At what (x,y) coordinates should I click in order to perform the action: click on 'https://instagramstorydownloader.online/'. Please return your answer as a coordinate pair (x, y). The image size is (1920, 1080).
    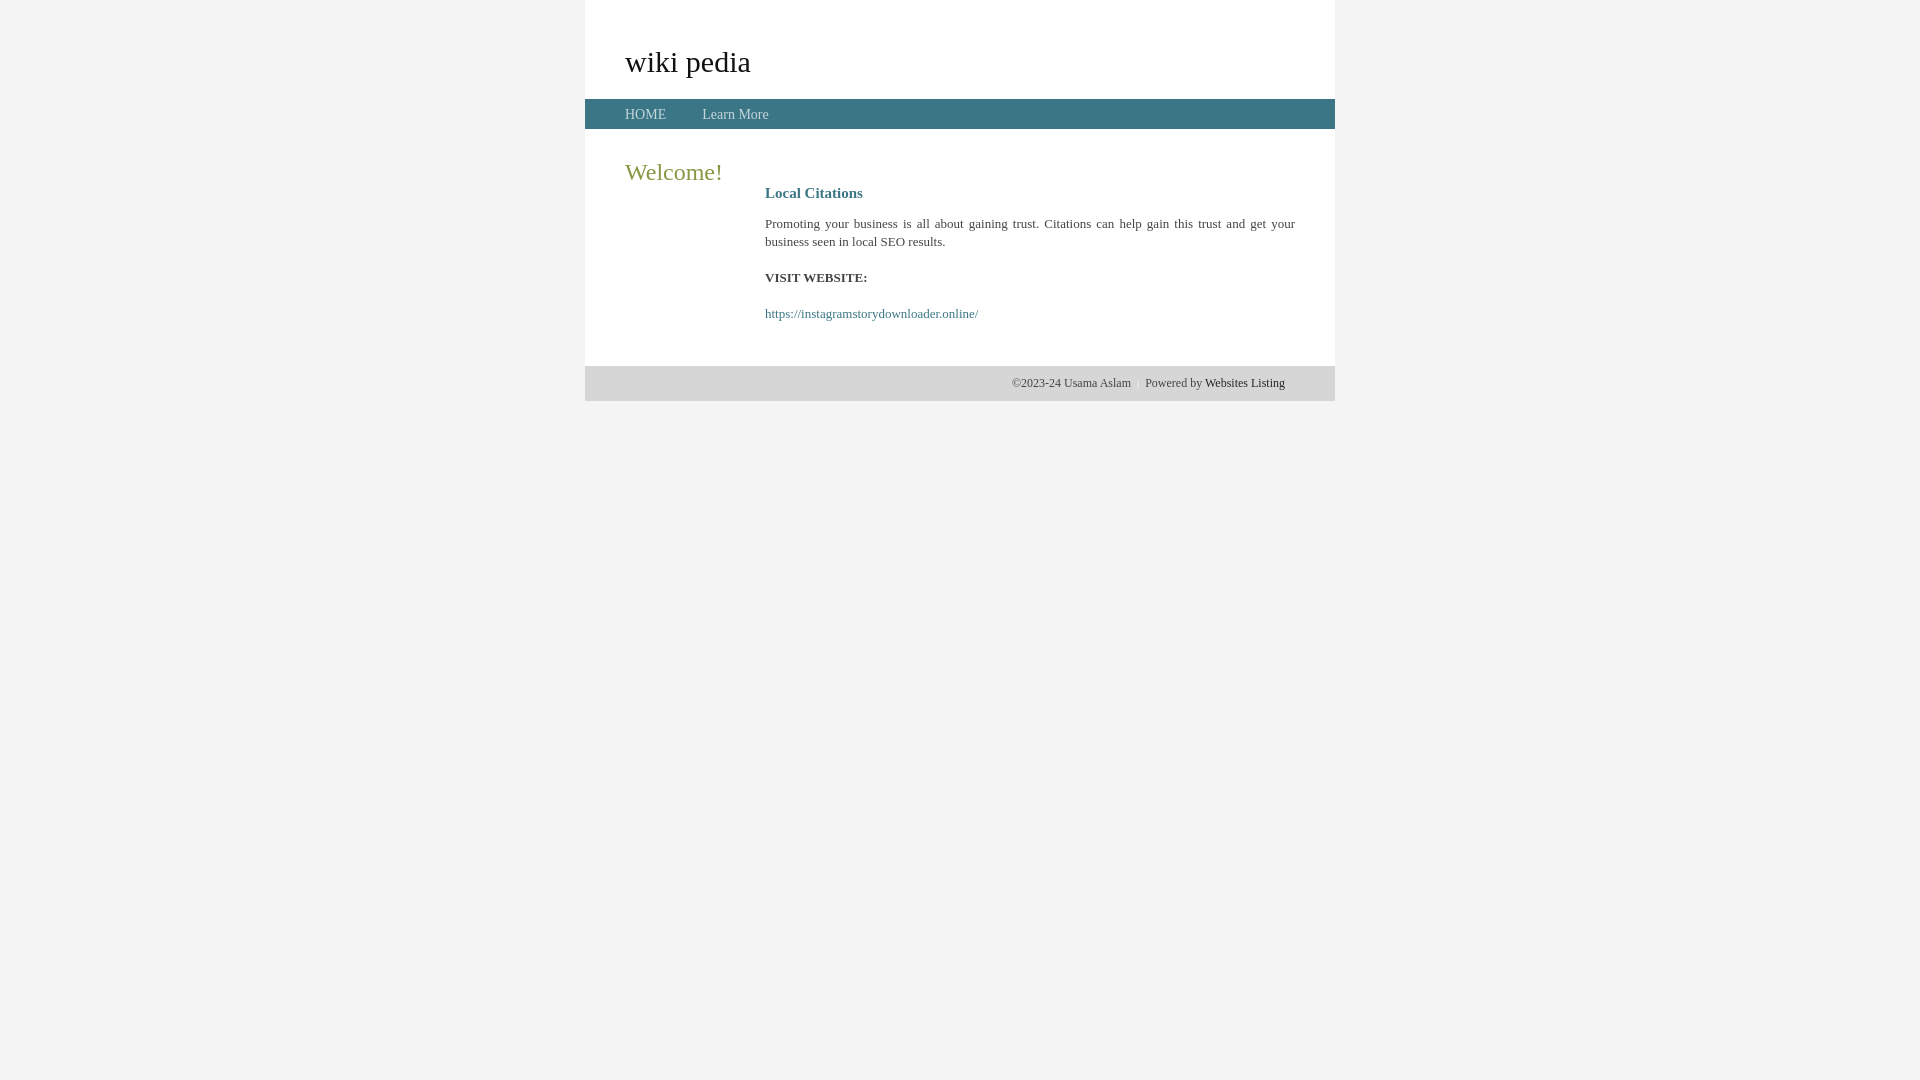
    Looking at the image, I should click on (871, 313).